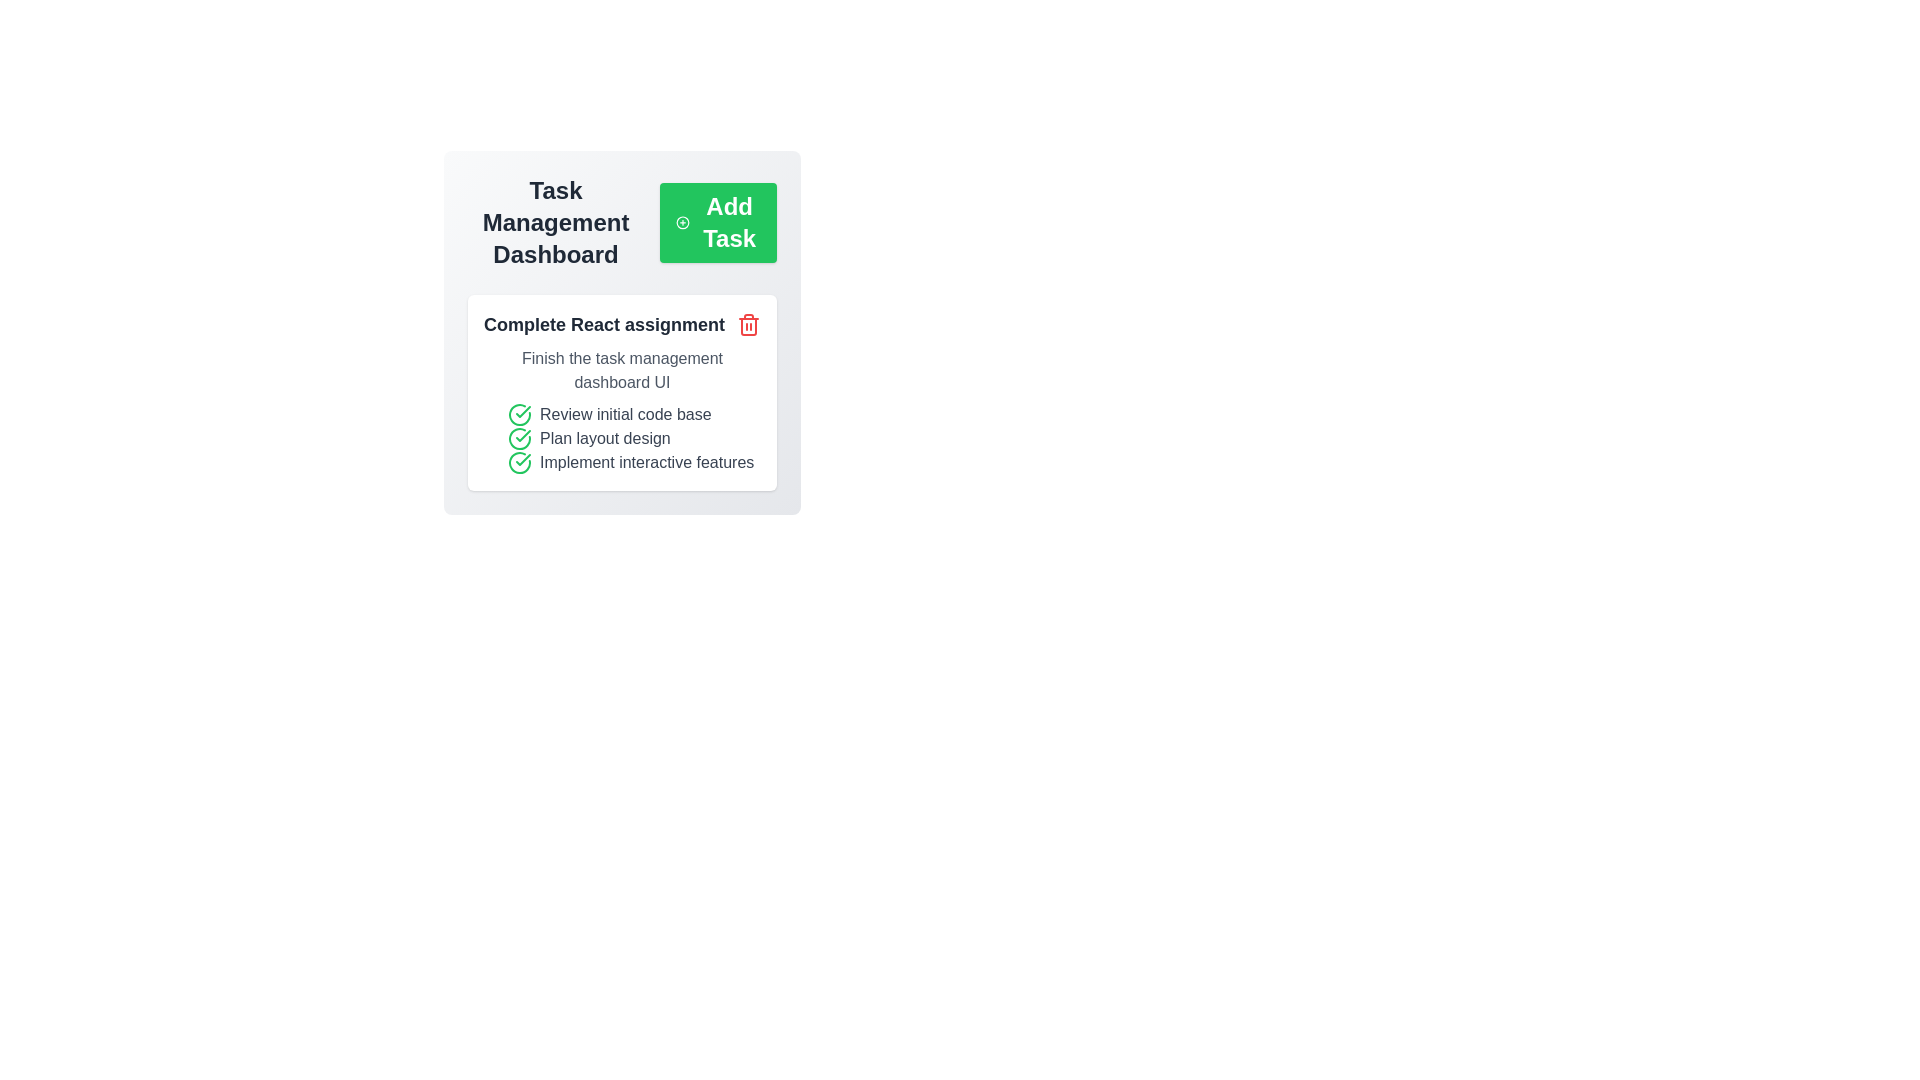 The width and height of the screenshot is (1920, 1080). I want to click on the text within the checklist item in the task management interface under the 'Complete React assignment' section to interact with the task item, so click(621, 438).